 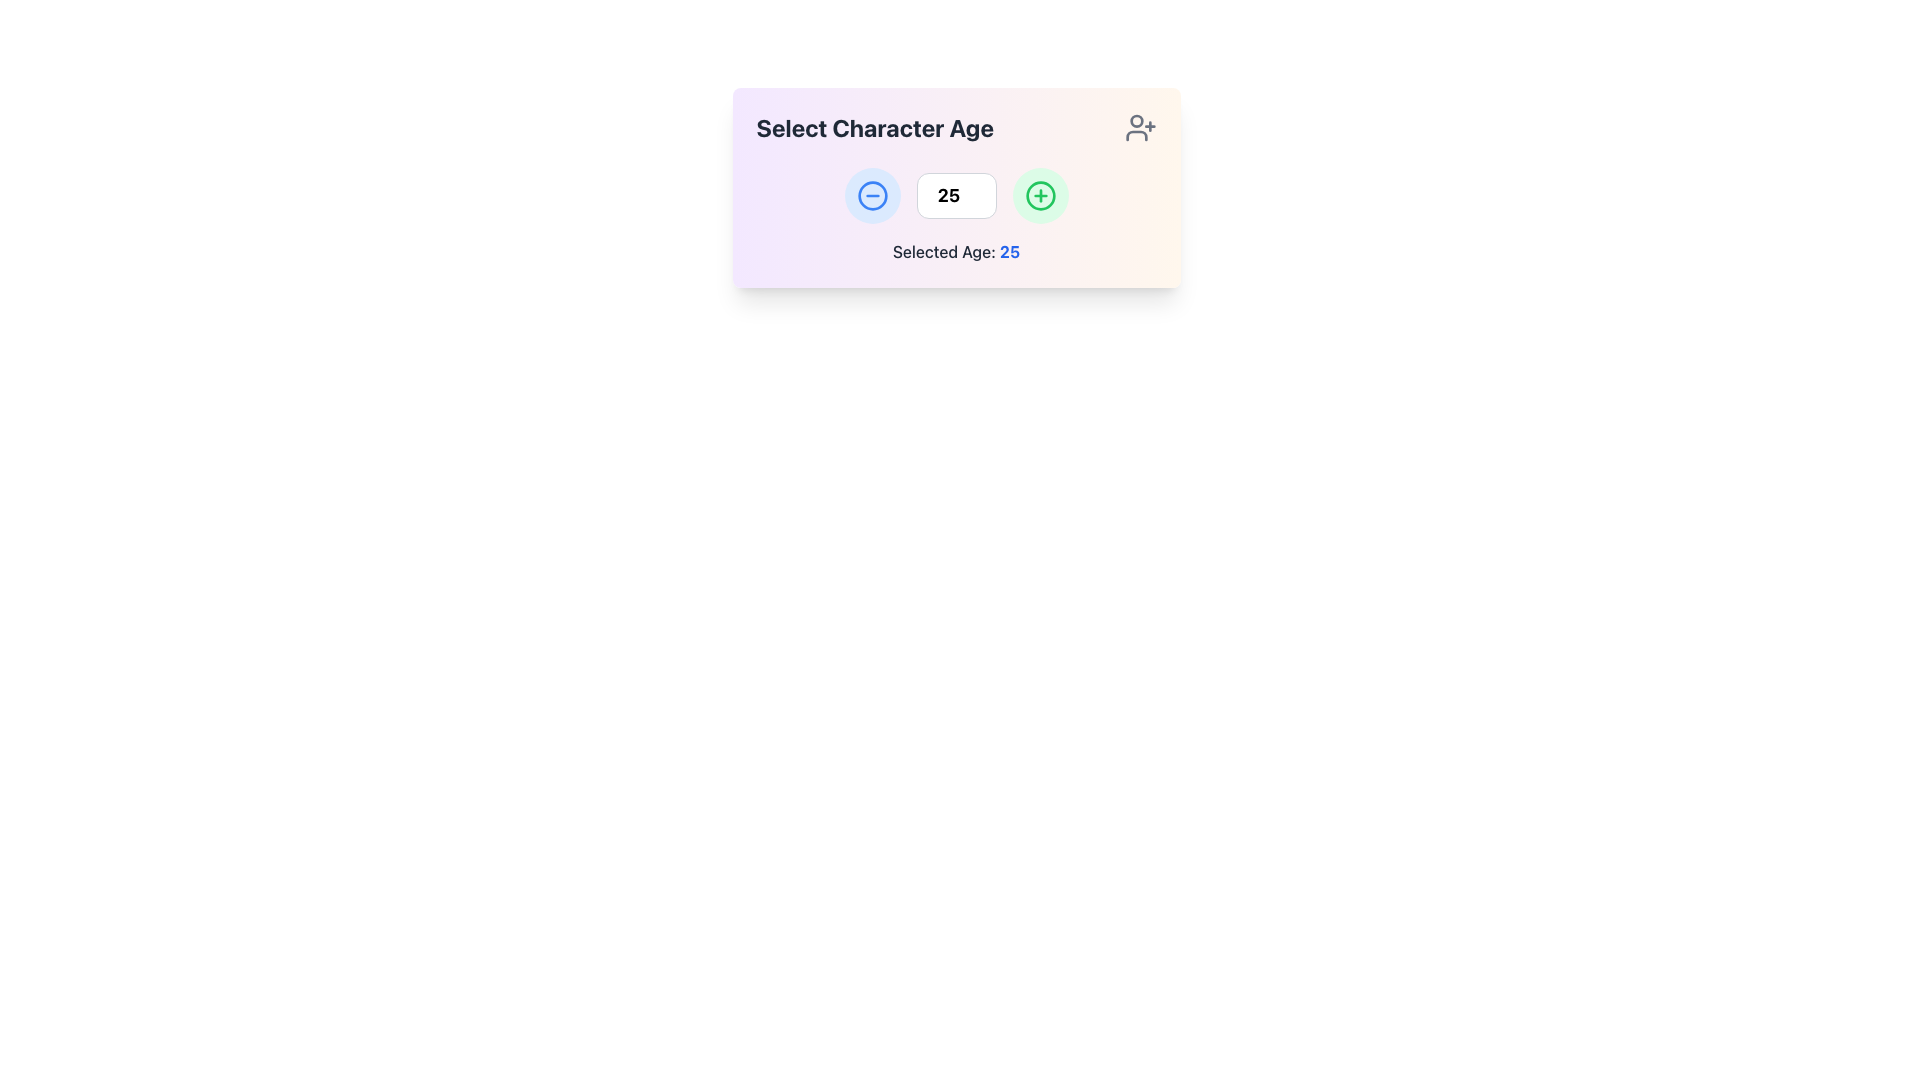 I want to click on the bold header labeled 'Select Character Age' to potentially reveal additional information, so click(x=875, y=127).